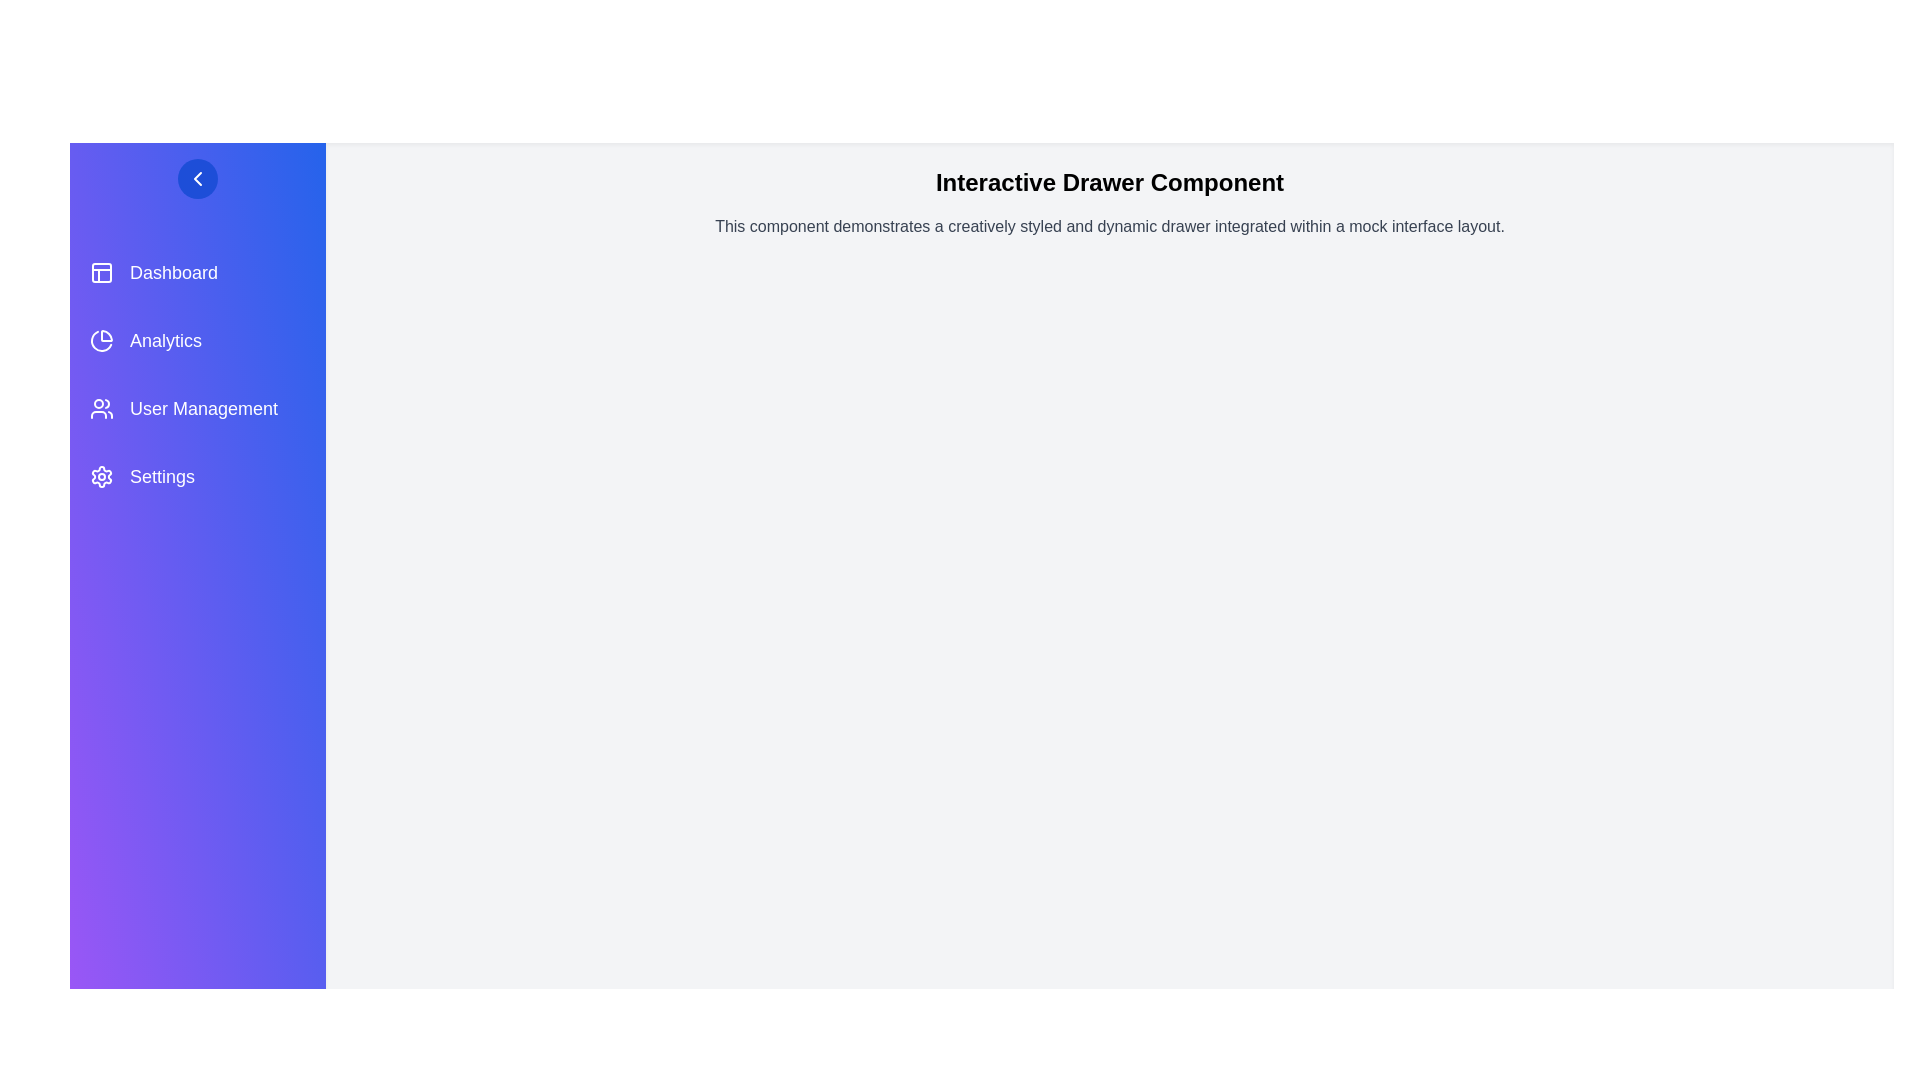  I want to click on the menu item Analytics by clicking on it, so click(197, 339).